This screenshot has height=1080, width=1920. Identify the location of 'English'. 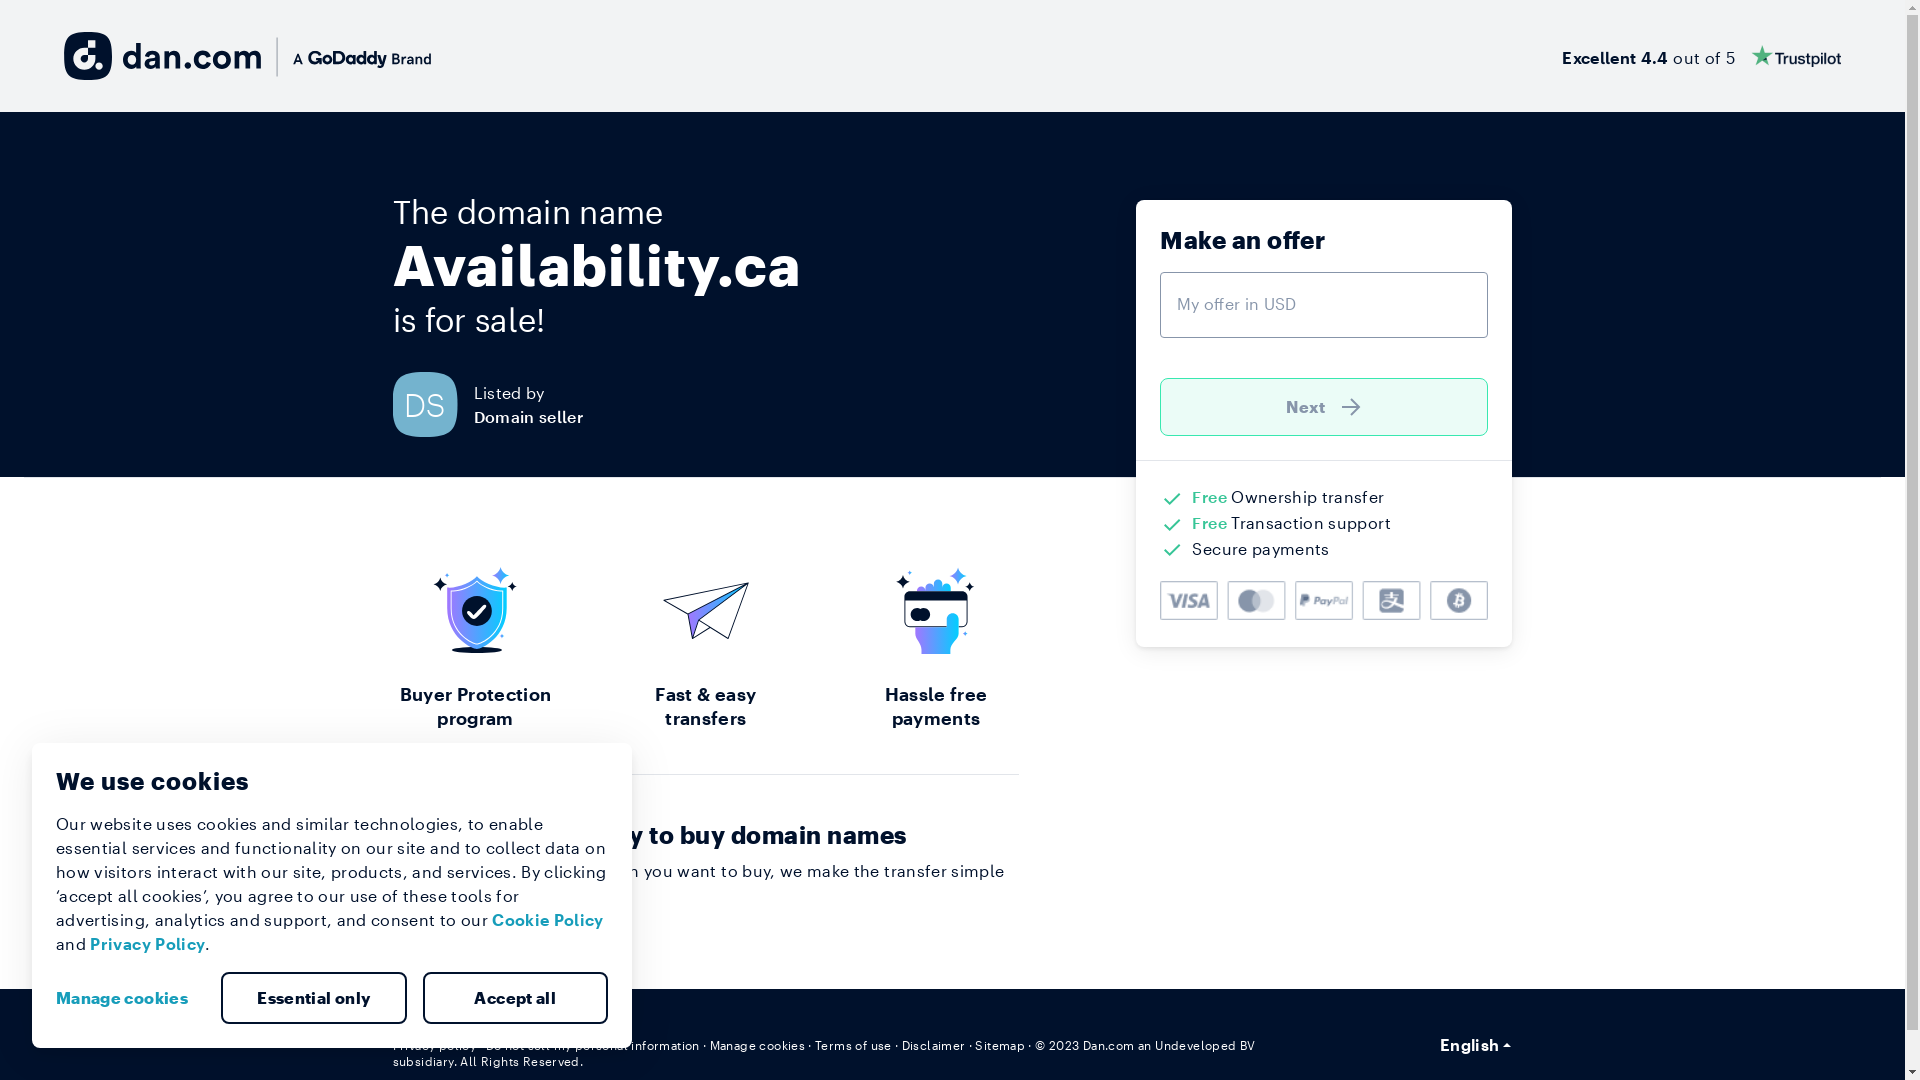
(1476, 1044).